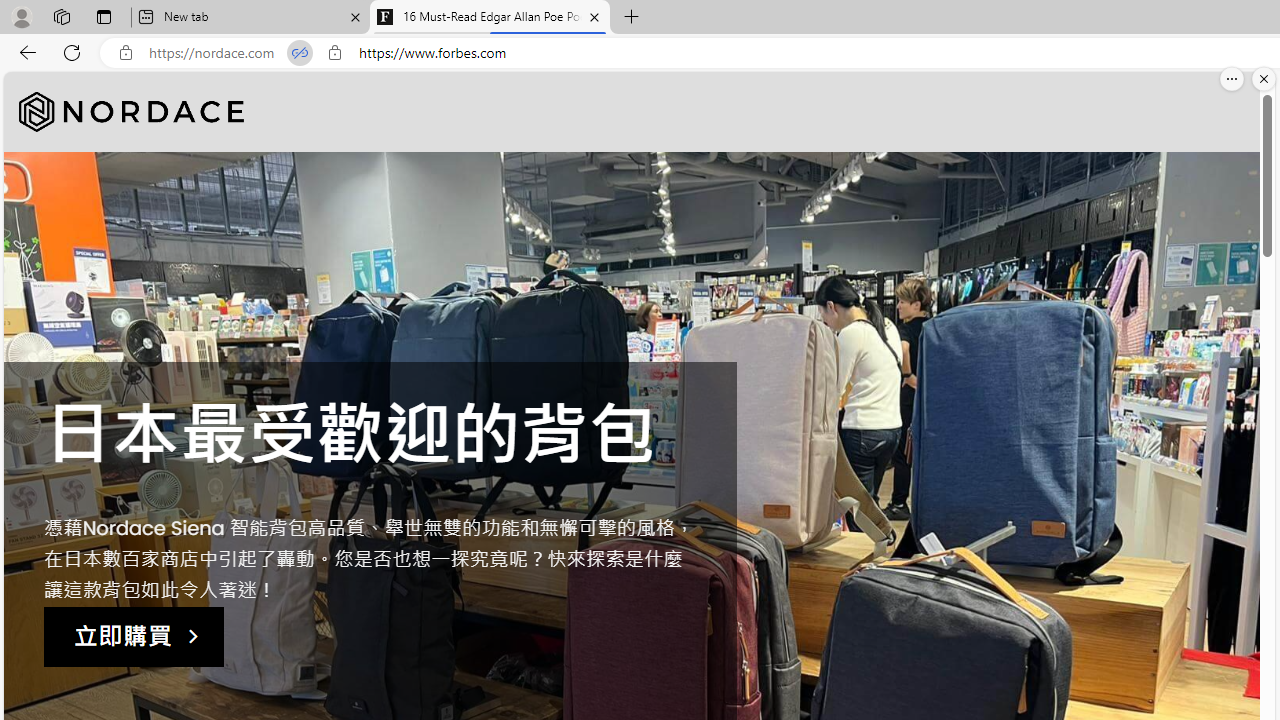  What do you see at coordinates (24, 51) in the screenshot?
I see `'Back'` at bounding box center [24, 51].